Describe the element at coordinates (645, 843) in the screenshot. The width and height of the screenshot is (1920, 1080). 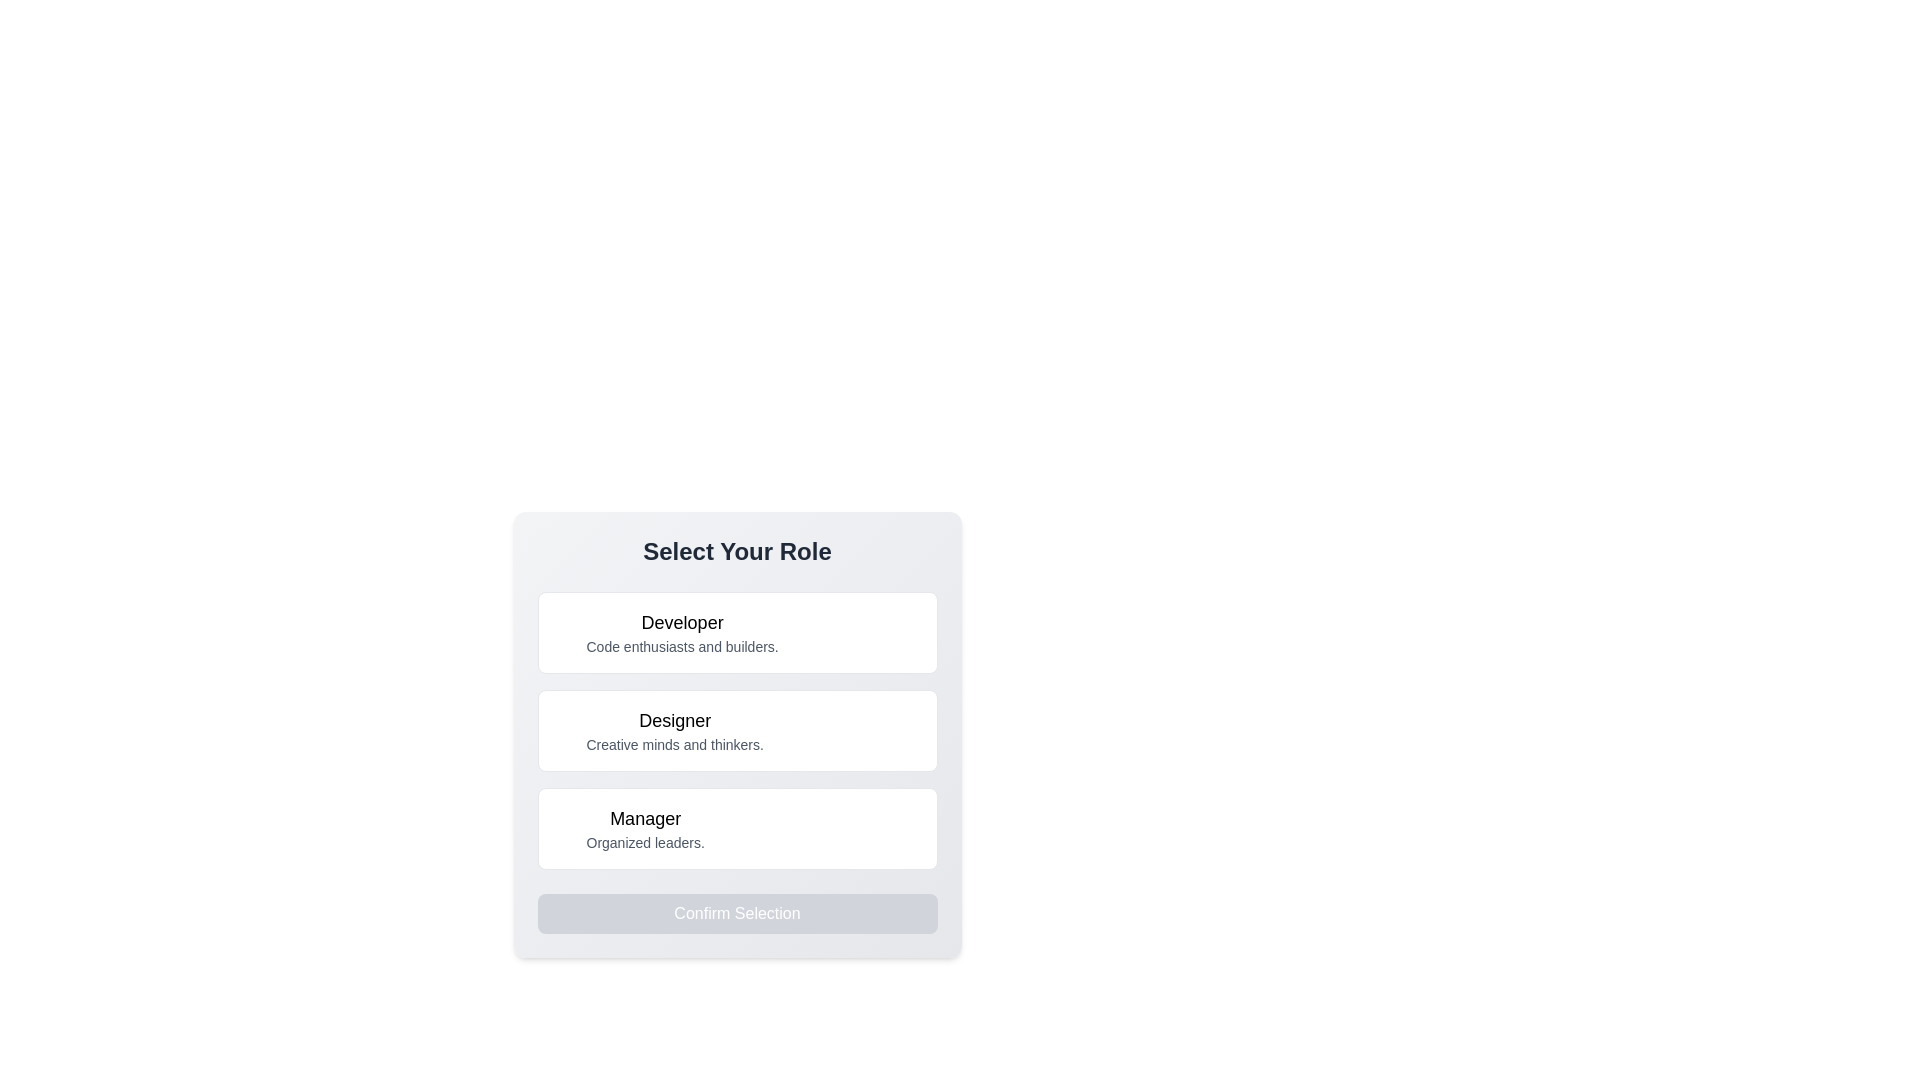
I see `the static text label providing additional information about the 'Manager' role, located below the 'Manager' heading in the vertical list of roles` at that location.